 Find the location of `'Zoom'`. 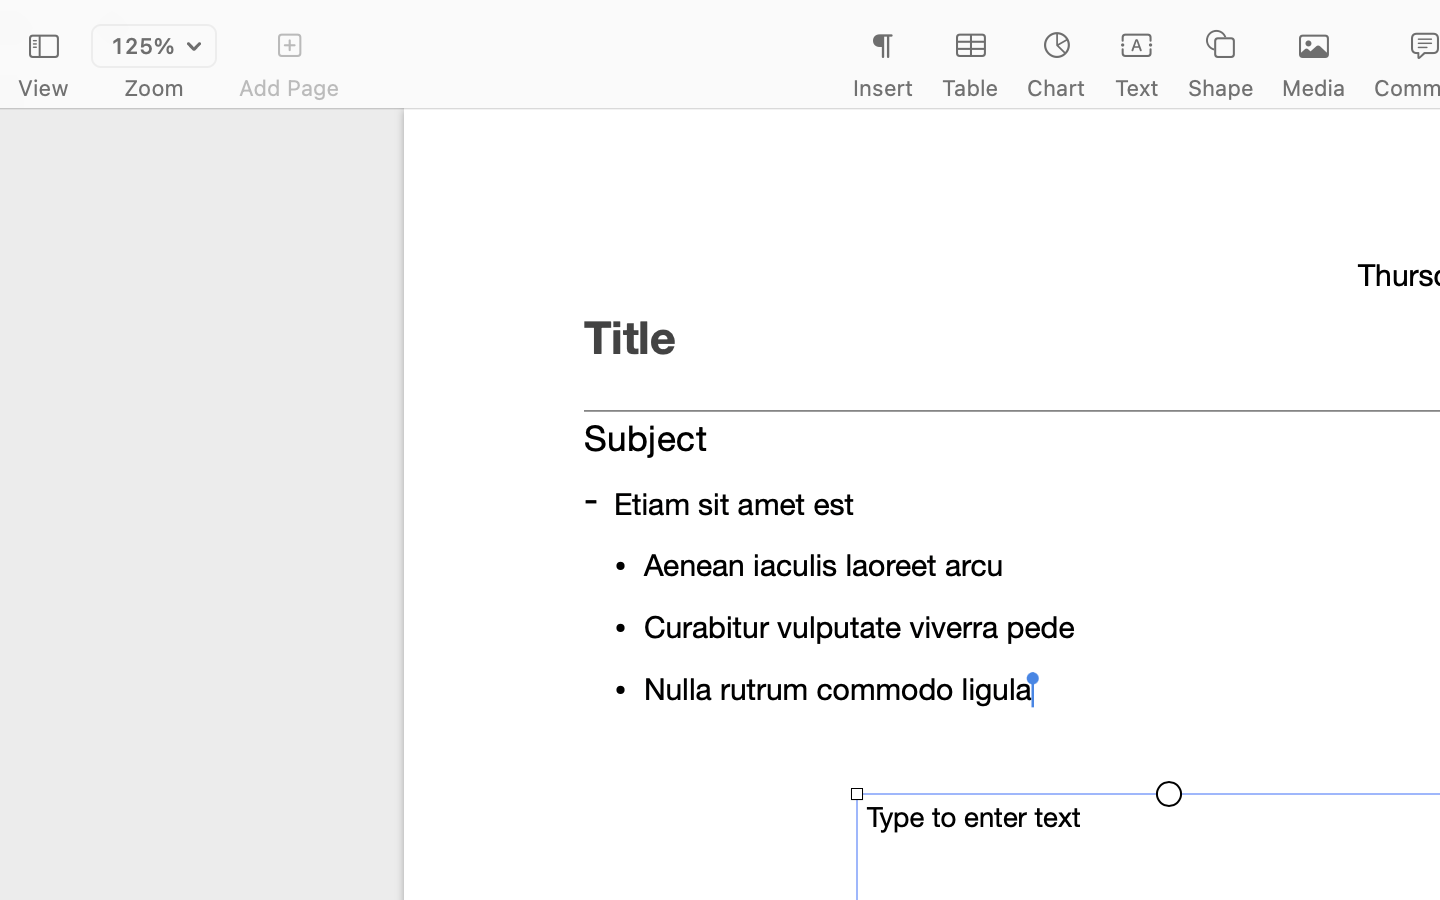

'Zoom' is located at coordinates (152, 87).